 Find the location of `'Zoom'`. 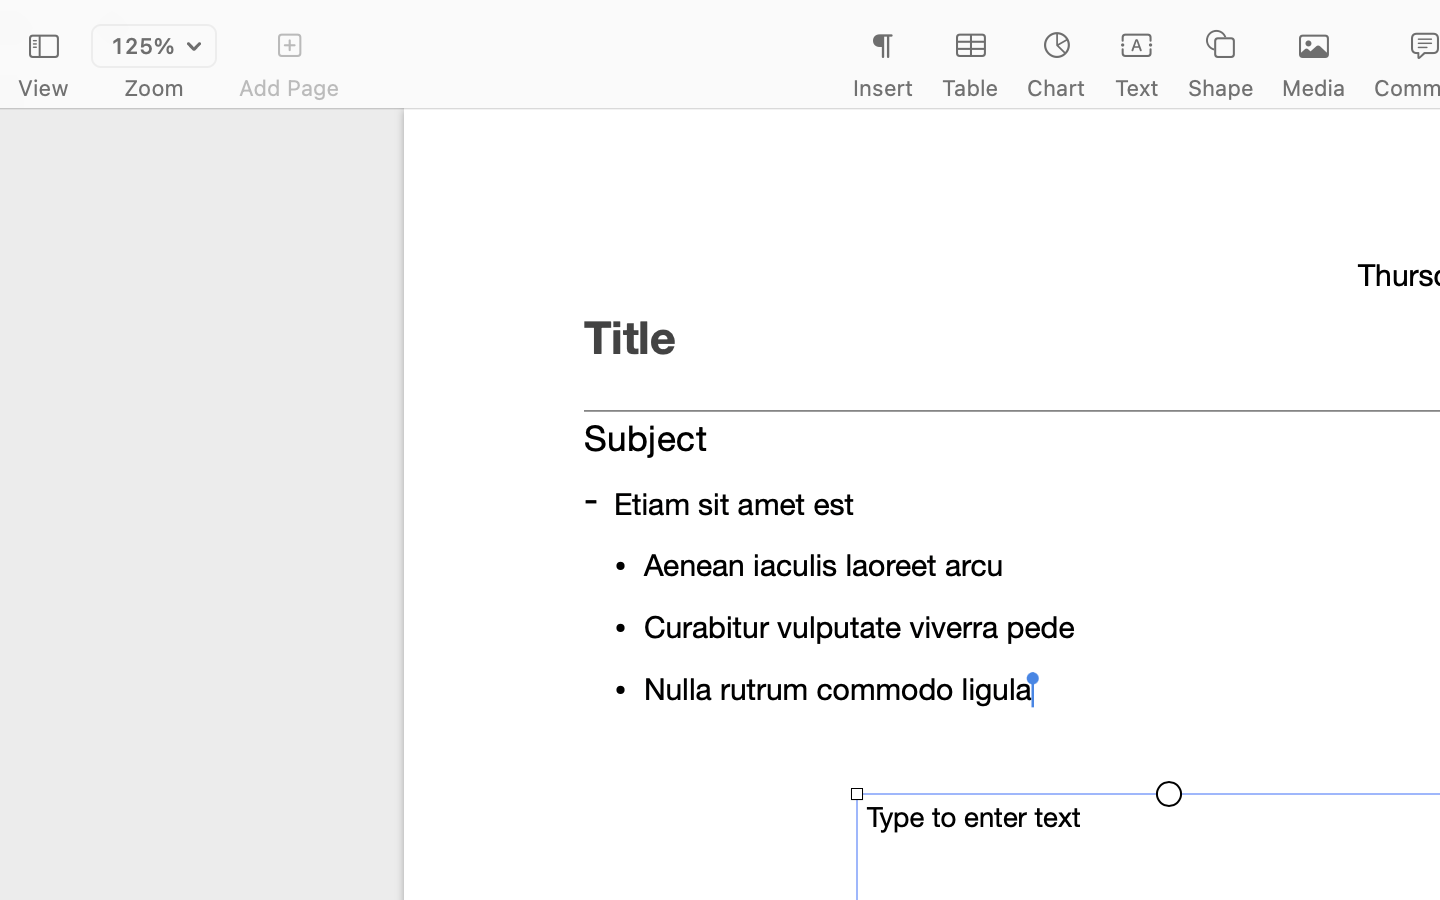

'Zoom' is located at coordinates (152, 87).